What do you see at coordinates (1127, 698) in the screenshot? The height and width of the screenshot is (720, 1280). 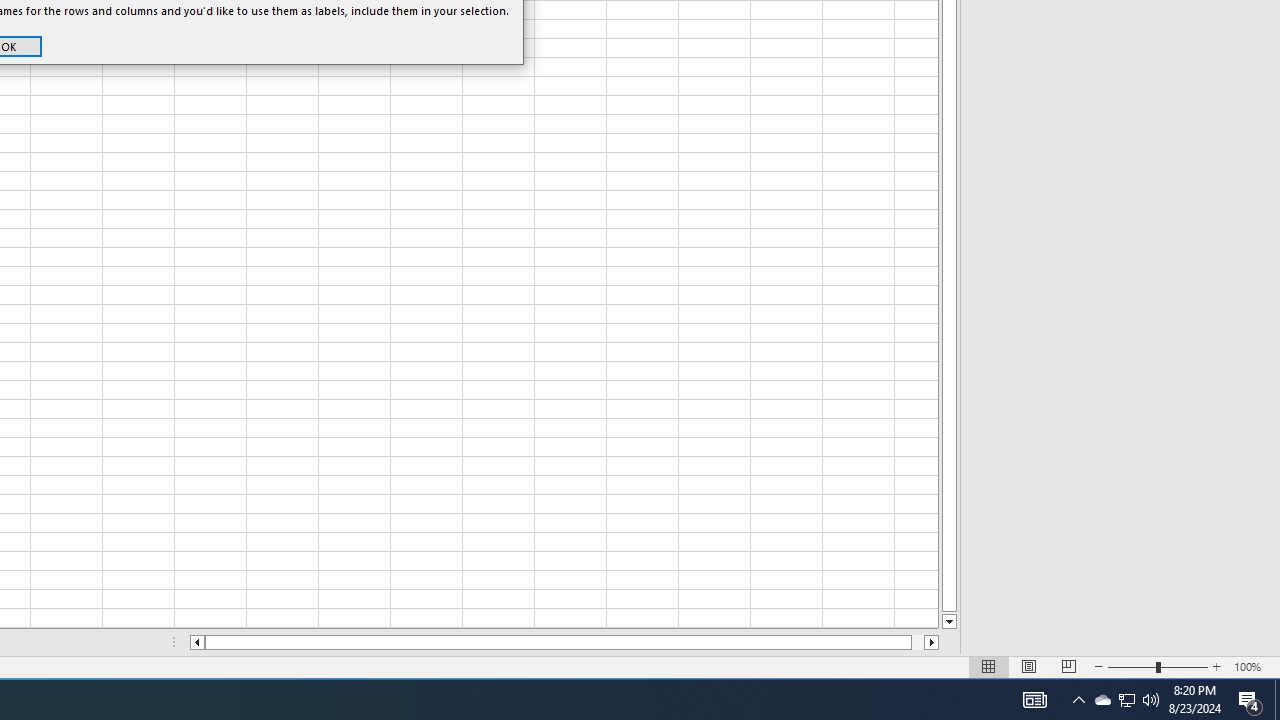 I see `'User Promoted Notification Area'` at bounding box center [1127, 698].